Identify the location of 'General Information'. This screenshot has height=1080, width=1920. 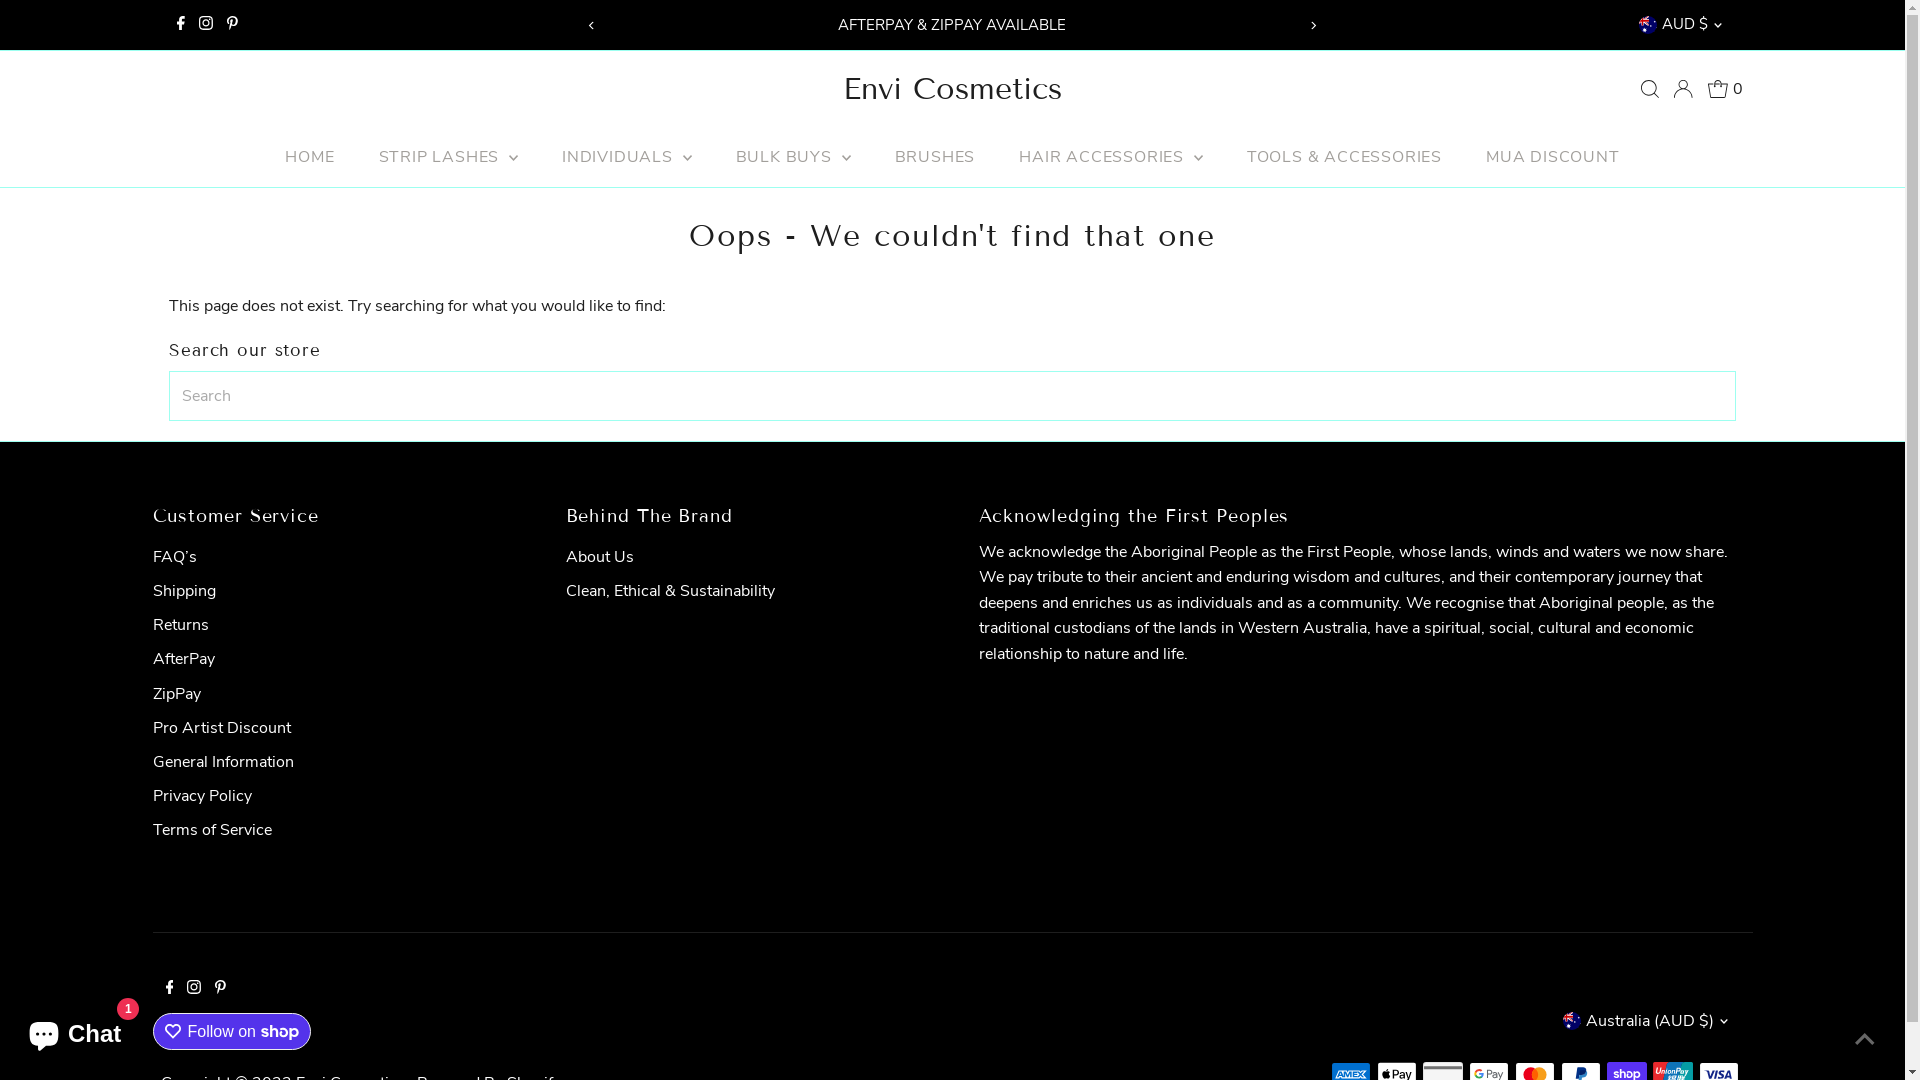
(222, 762).